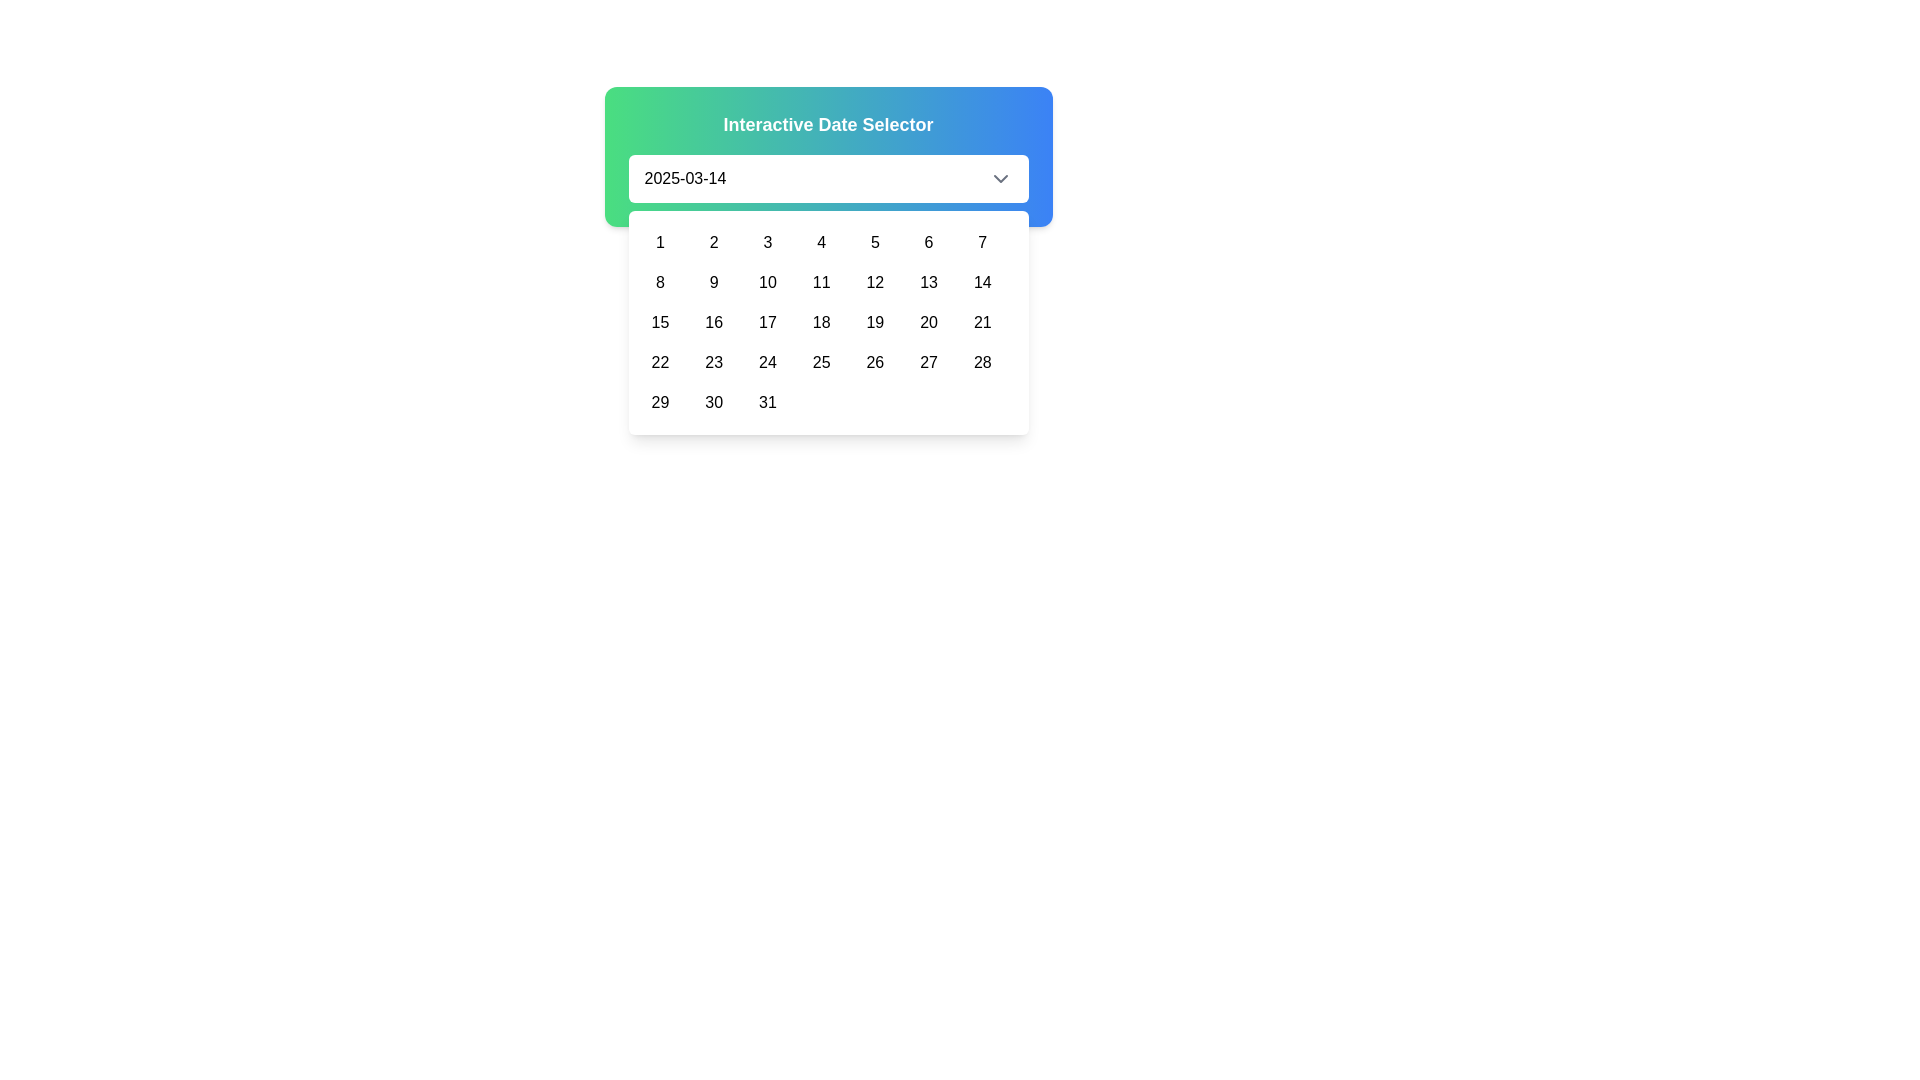  What do you see at coordinates (714, 322) in the screenshot?
I see `the rounded square button labeled '16'` at bounding box center [714, 322].